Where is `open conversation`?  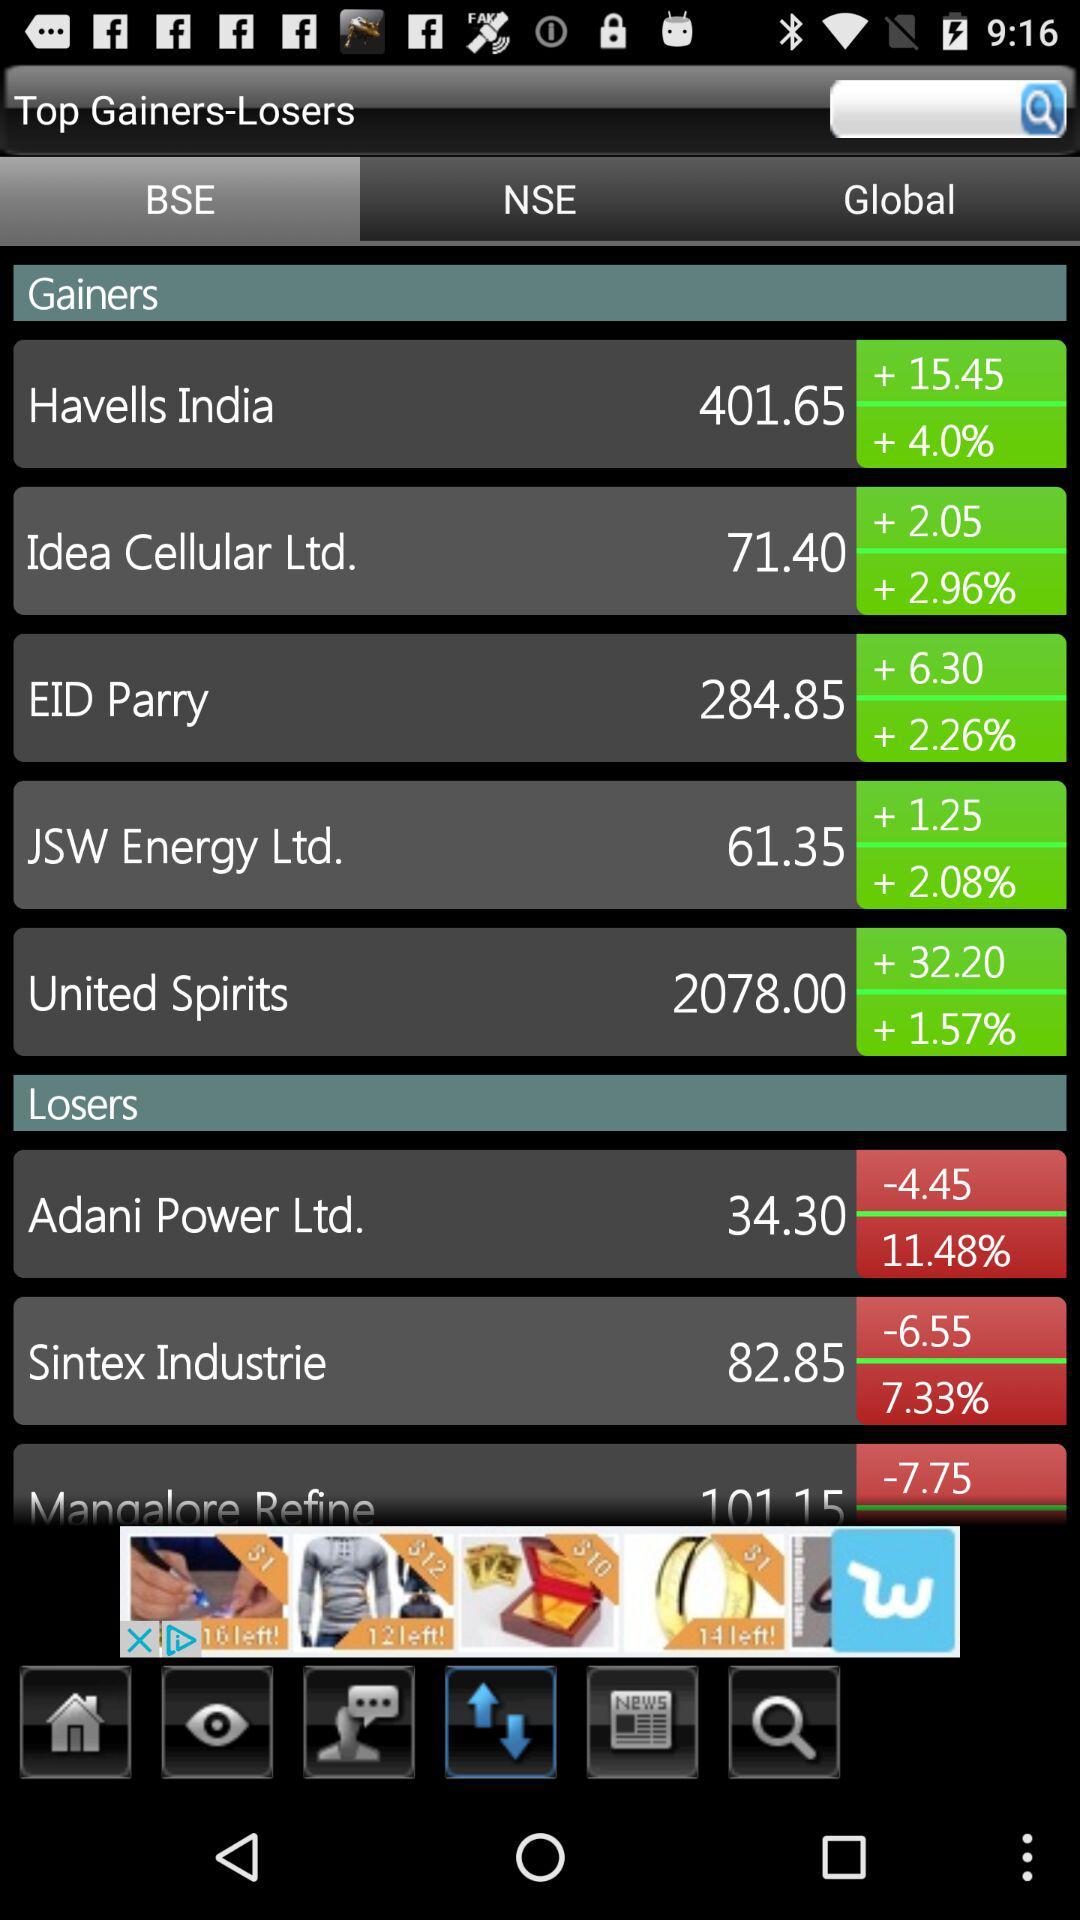 open conversation is located at coordinates (358, 1727).